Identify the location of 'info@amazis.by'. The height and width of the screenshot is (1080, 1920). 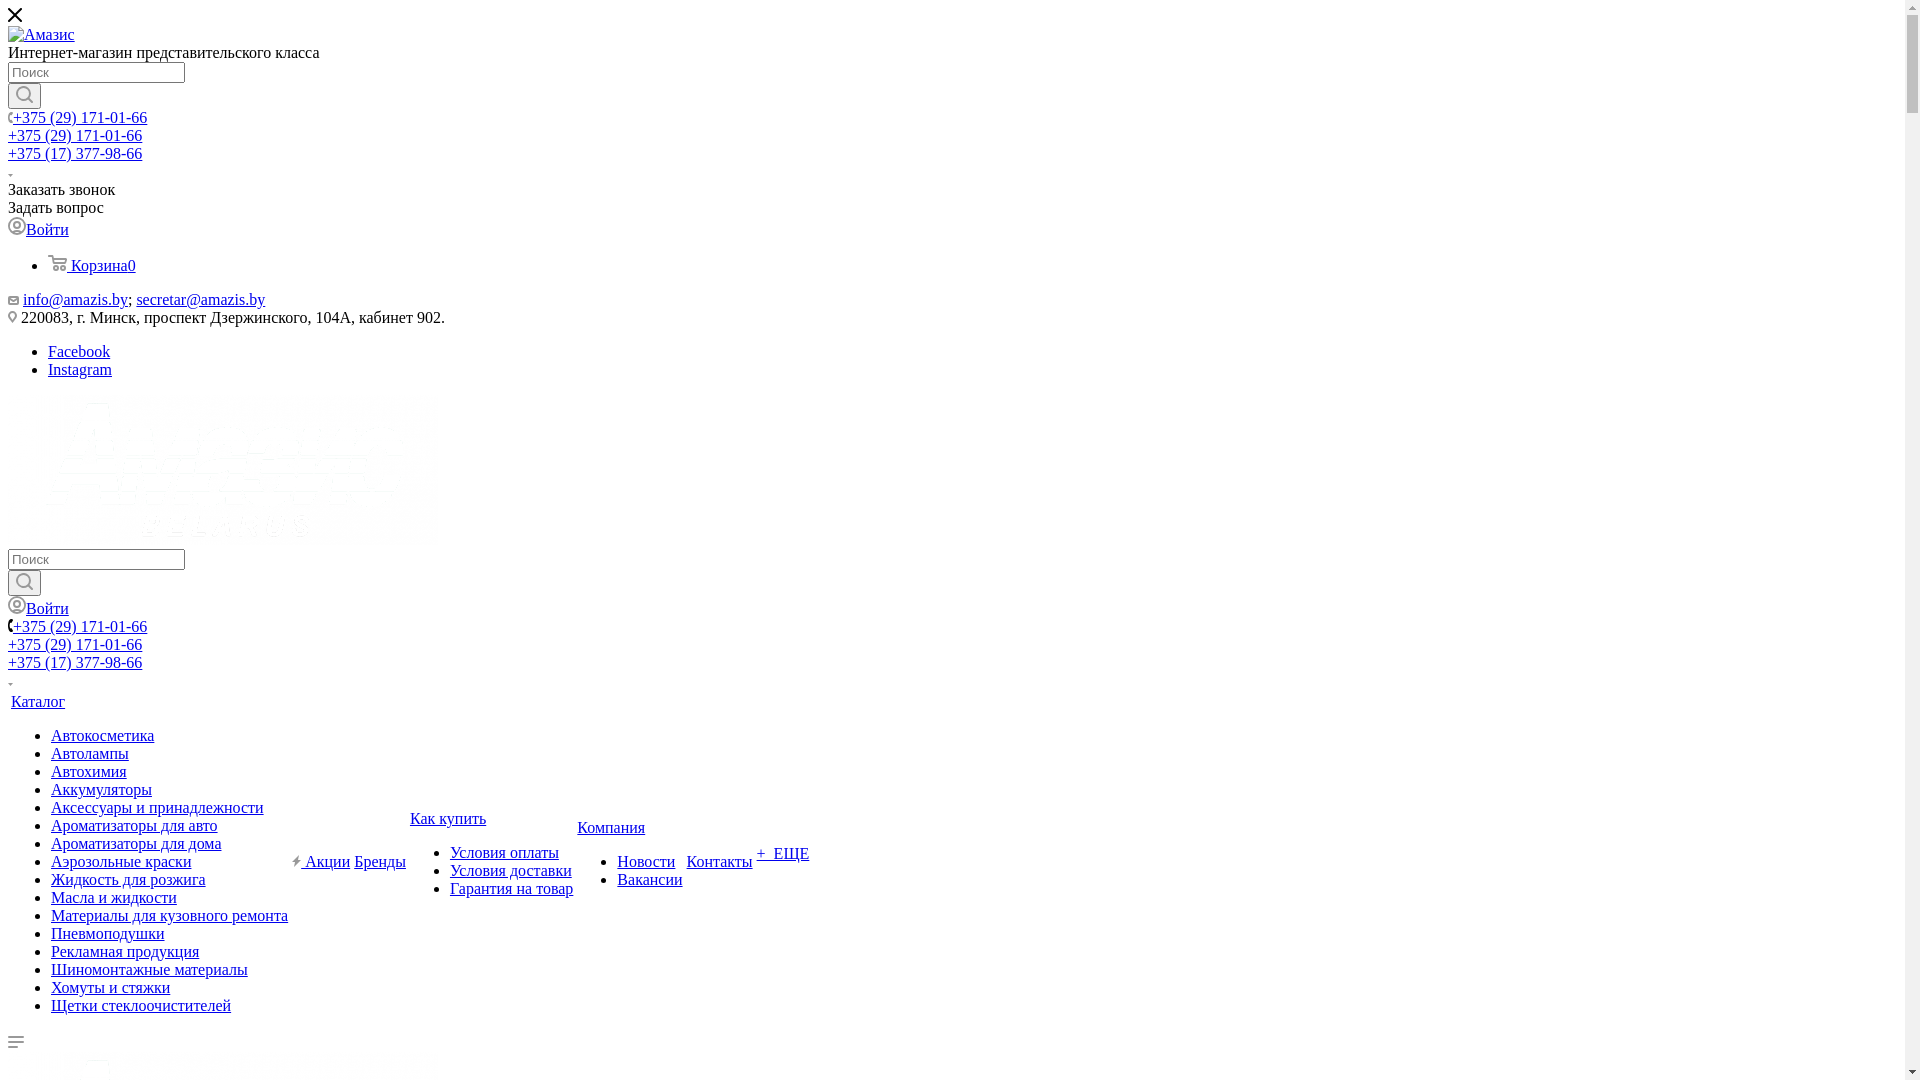
(75, 299).